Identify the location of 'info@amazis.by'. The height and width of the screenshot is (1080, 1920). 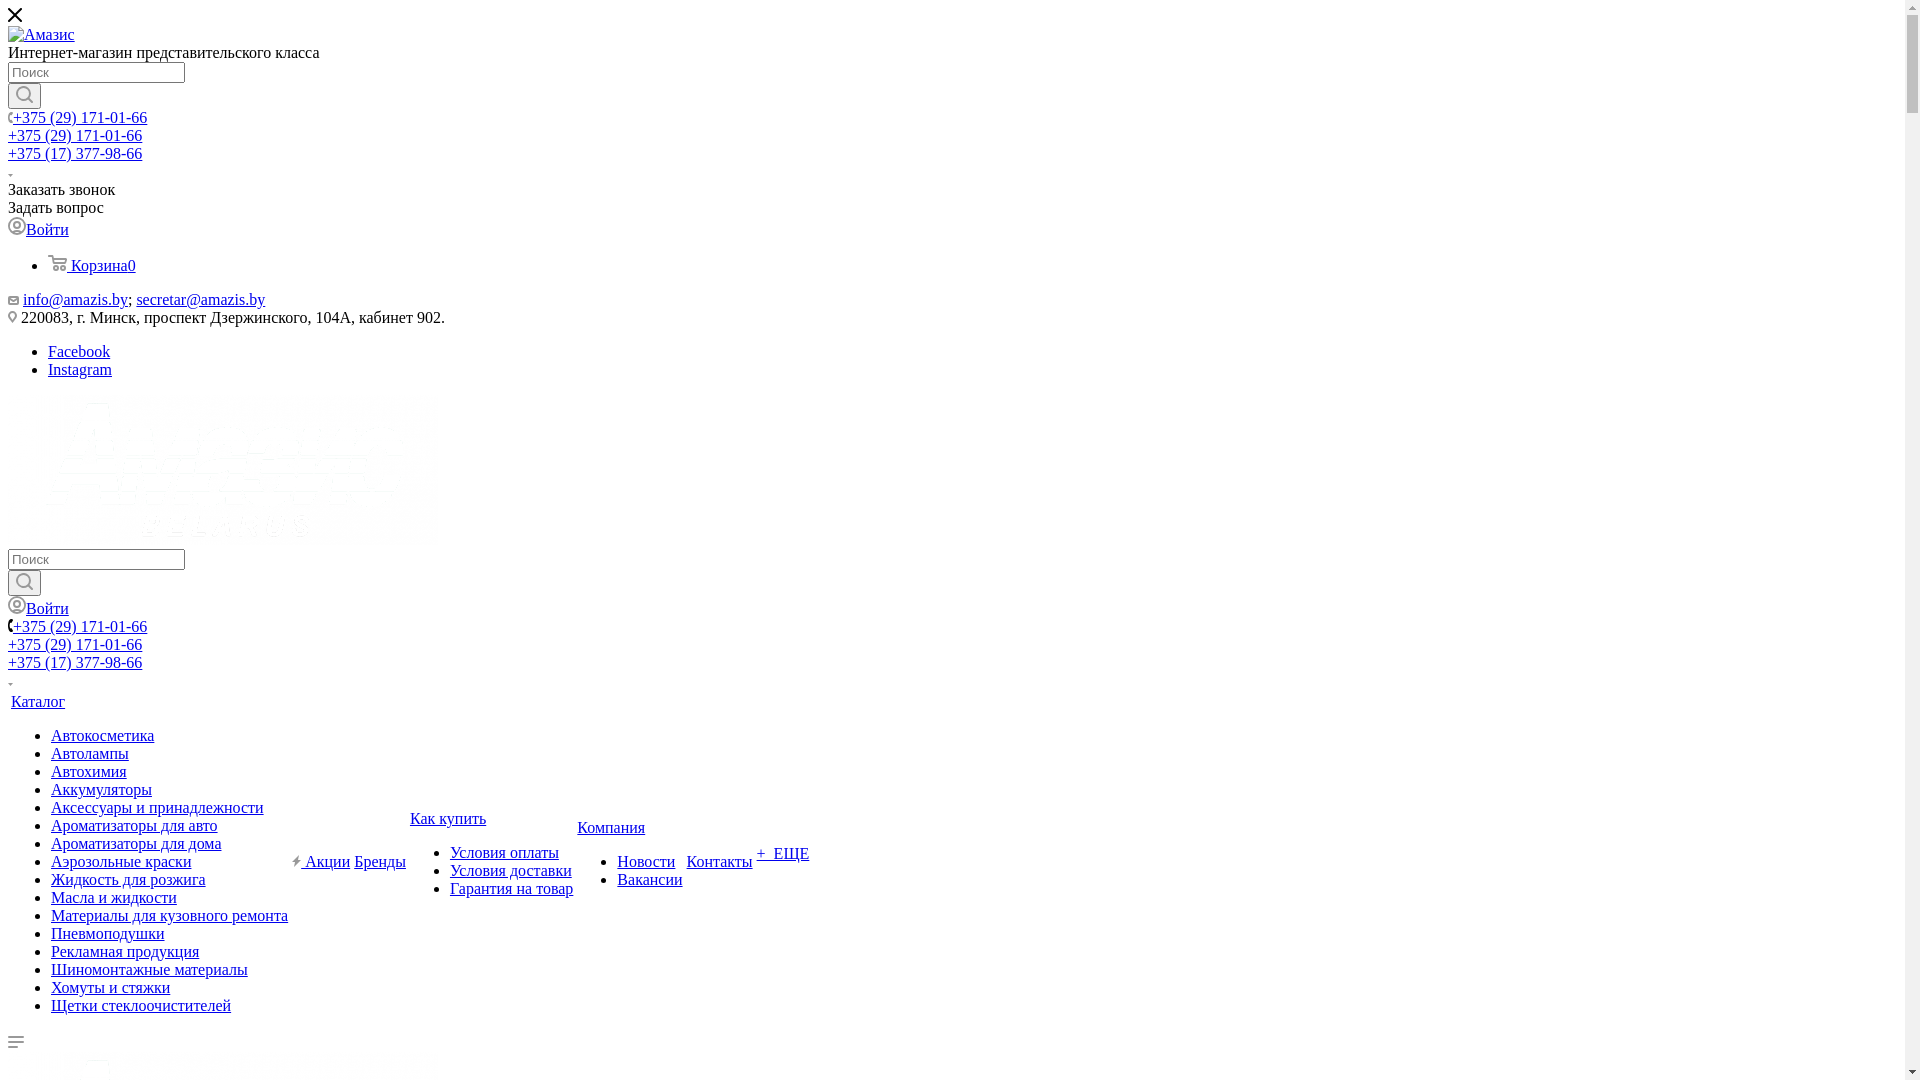
(75, 299).